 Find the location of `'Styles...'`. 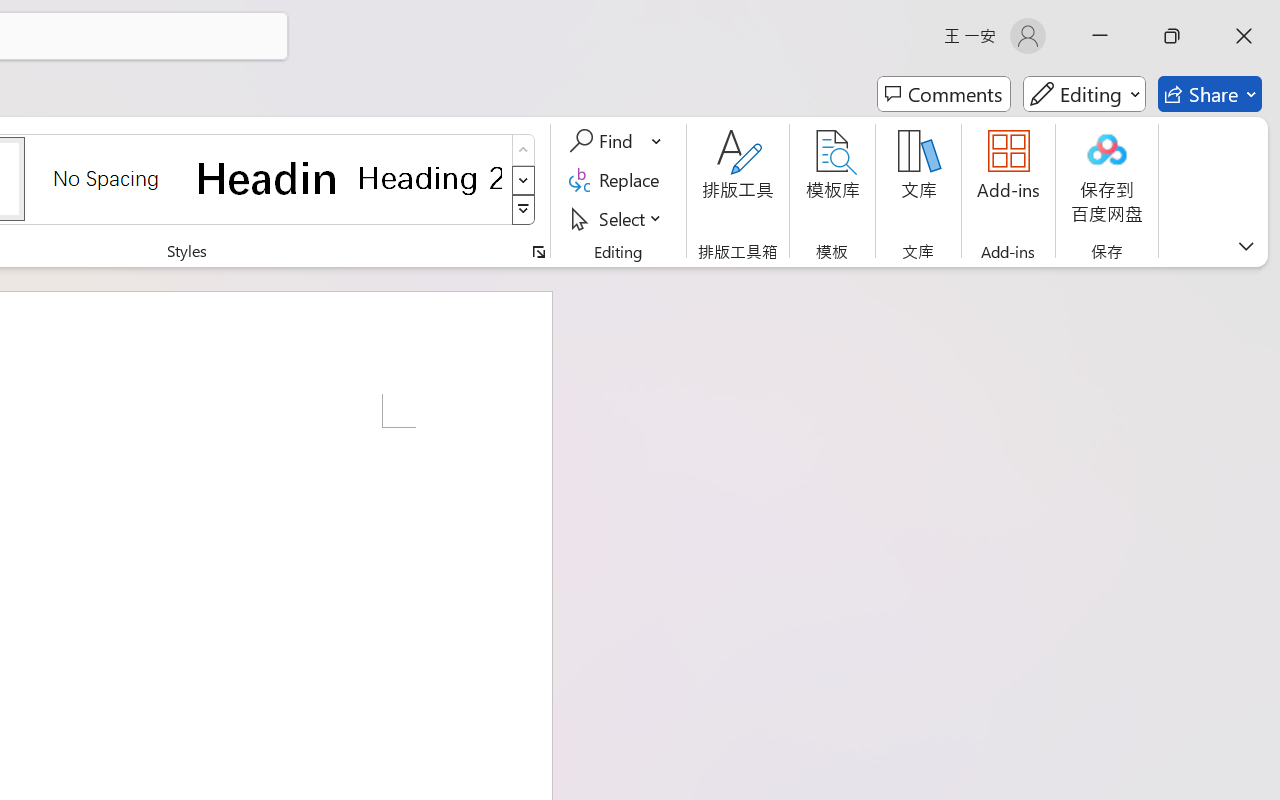

'Styles...' is located at coordinates (538, 251).